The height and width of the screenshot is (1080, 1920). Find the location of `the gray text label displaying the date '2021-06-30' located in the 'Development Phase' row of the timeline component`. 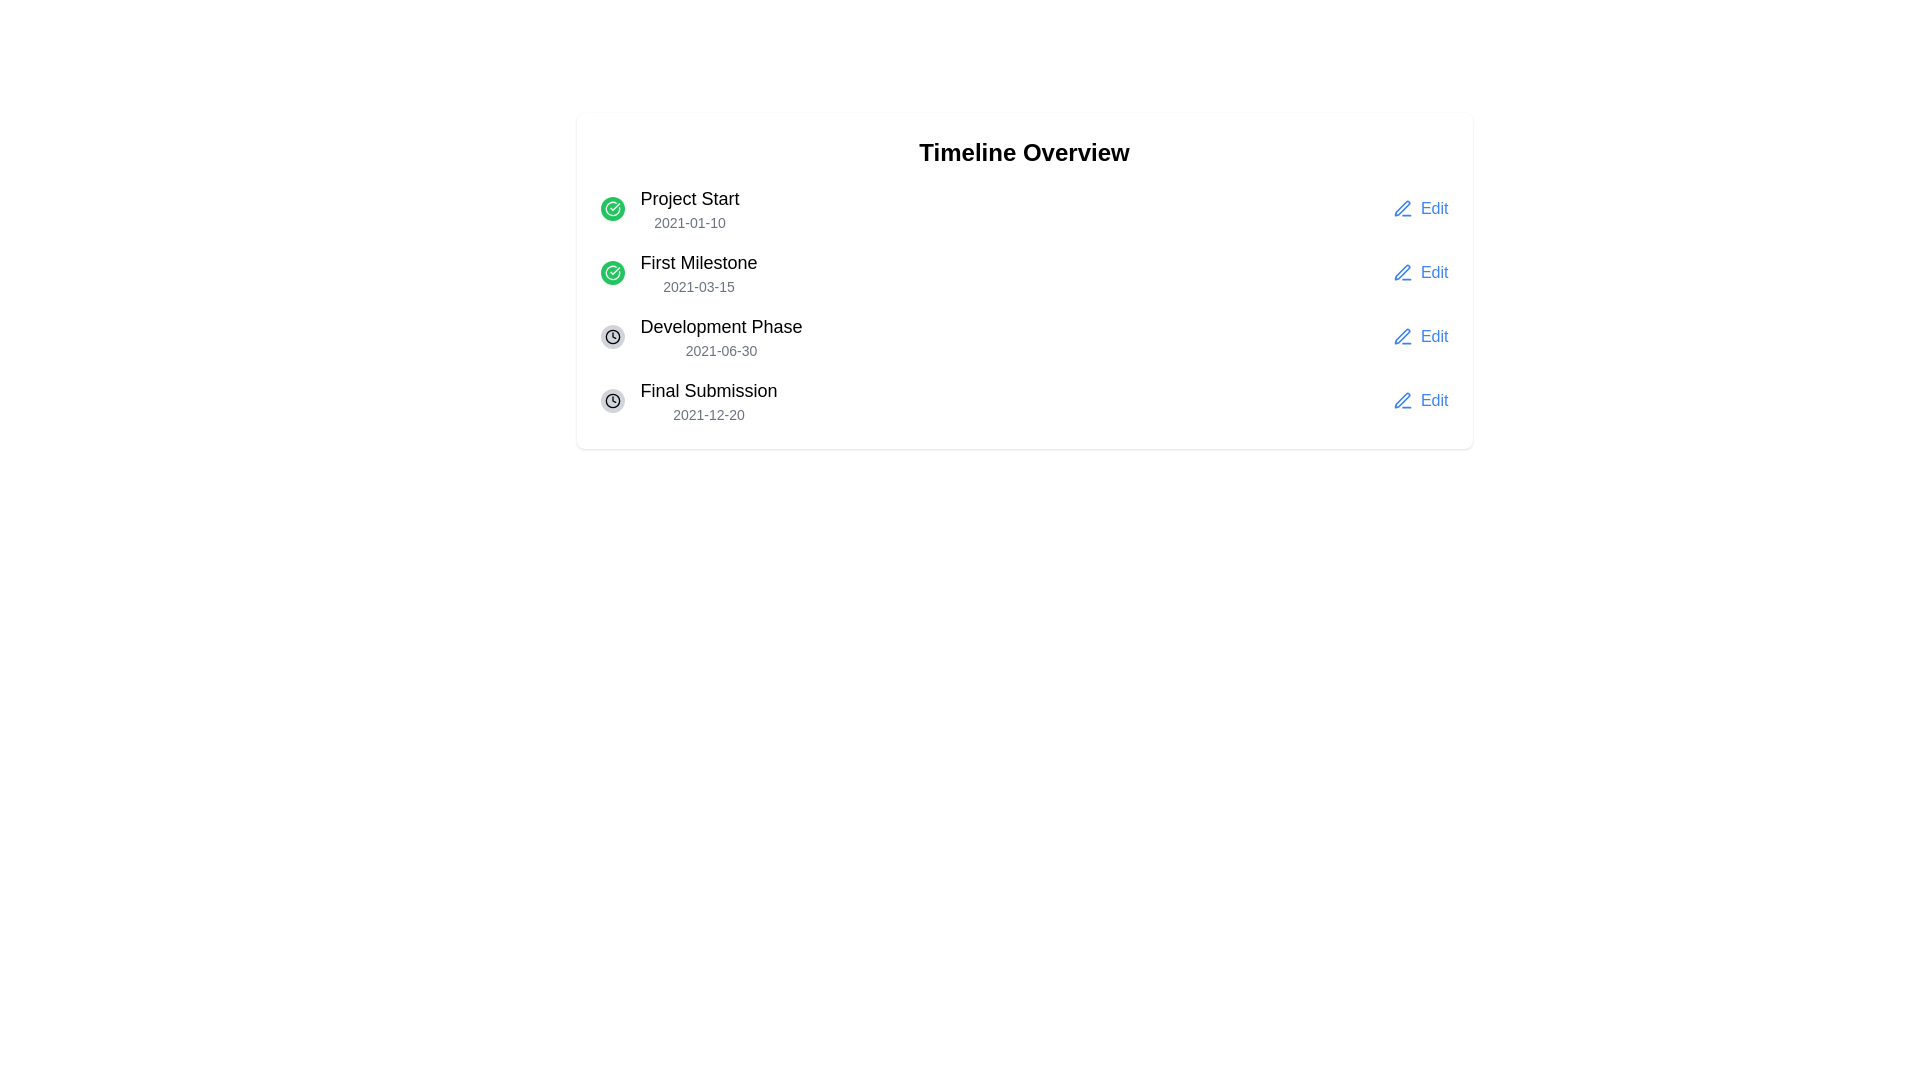

the gray text label displaying the date '2021-06-30' located in the 'Development Phase' row of the timeline component is located at coordinates (720, 350).